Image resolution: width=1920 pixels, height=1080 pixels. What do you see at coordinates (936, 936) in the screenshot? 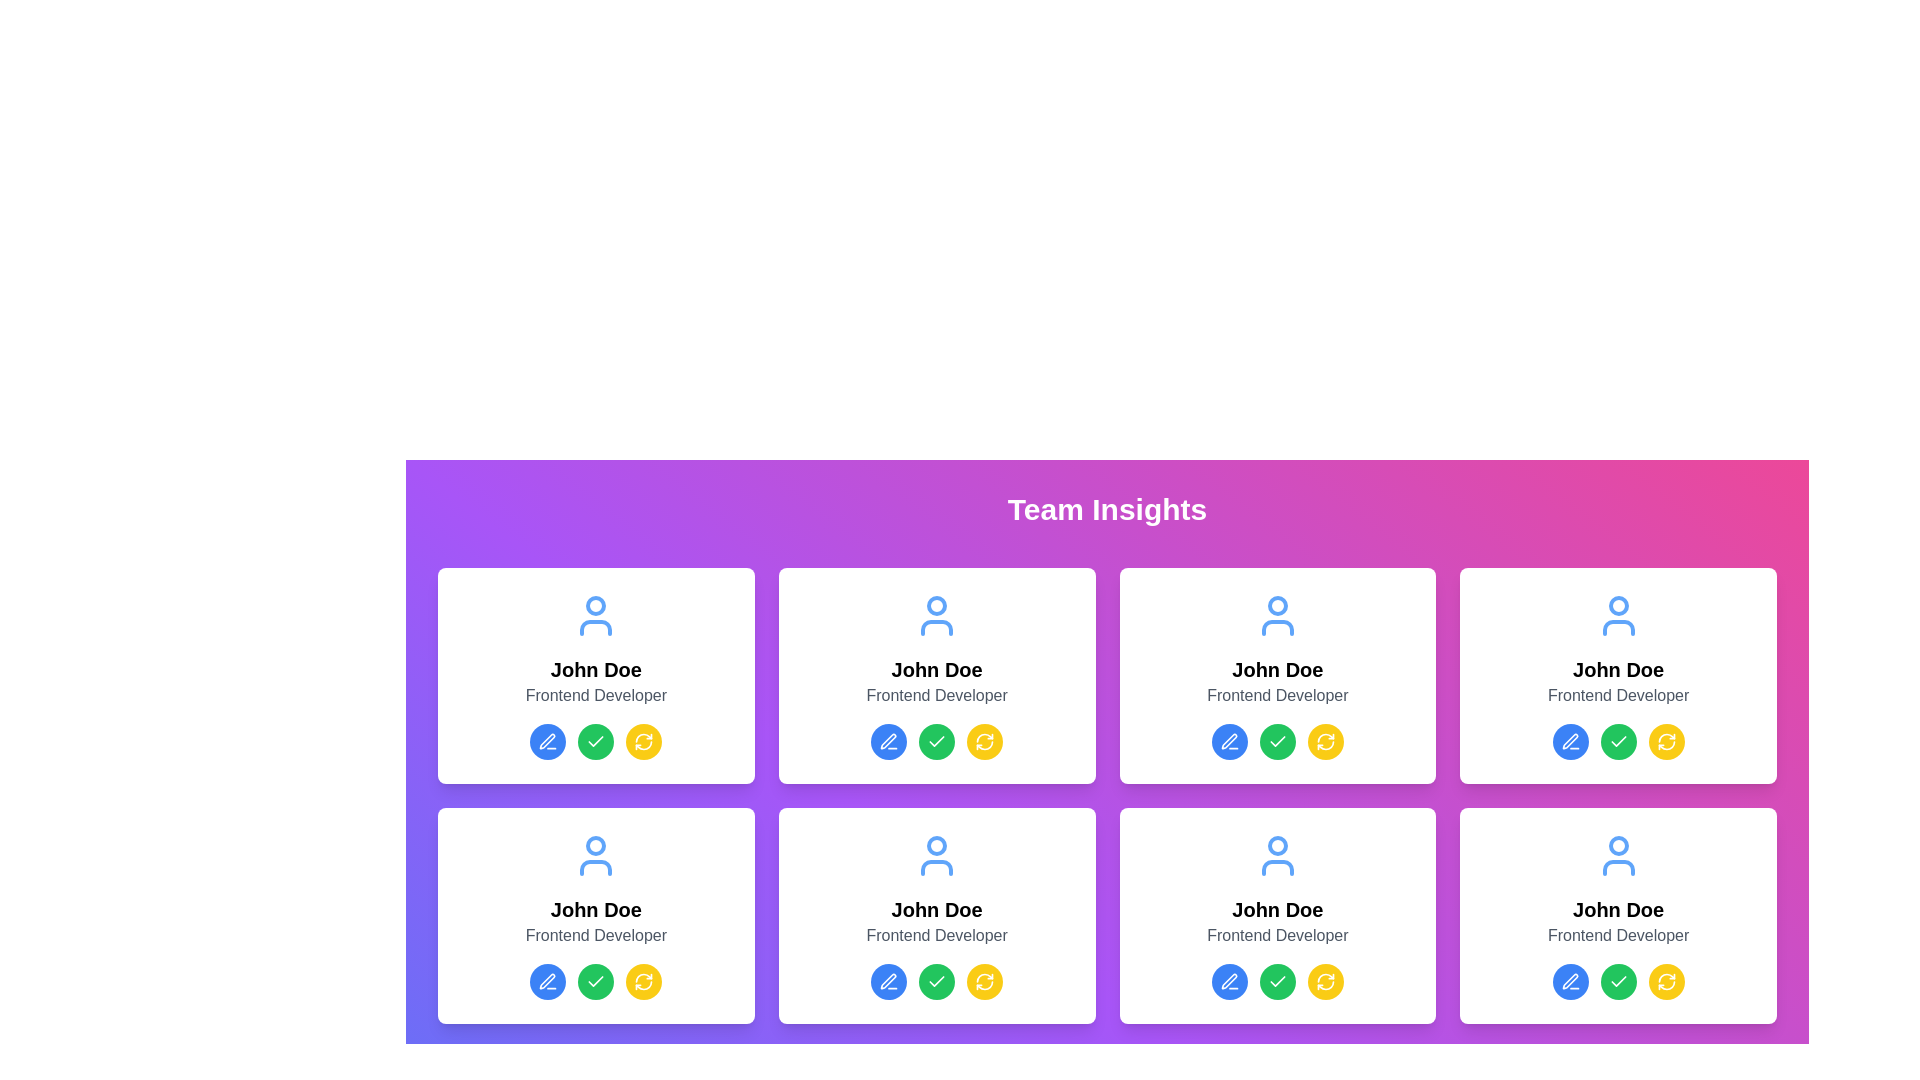
I see `the Text Label reading 'Frontend Developer' styled in gray font, positioned beneath the title 'John Doe' in the card layout` at bounding box center [936, 936].